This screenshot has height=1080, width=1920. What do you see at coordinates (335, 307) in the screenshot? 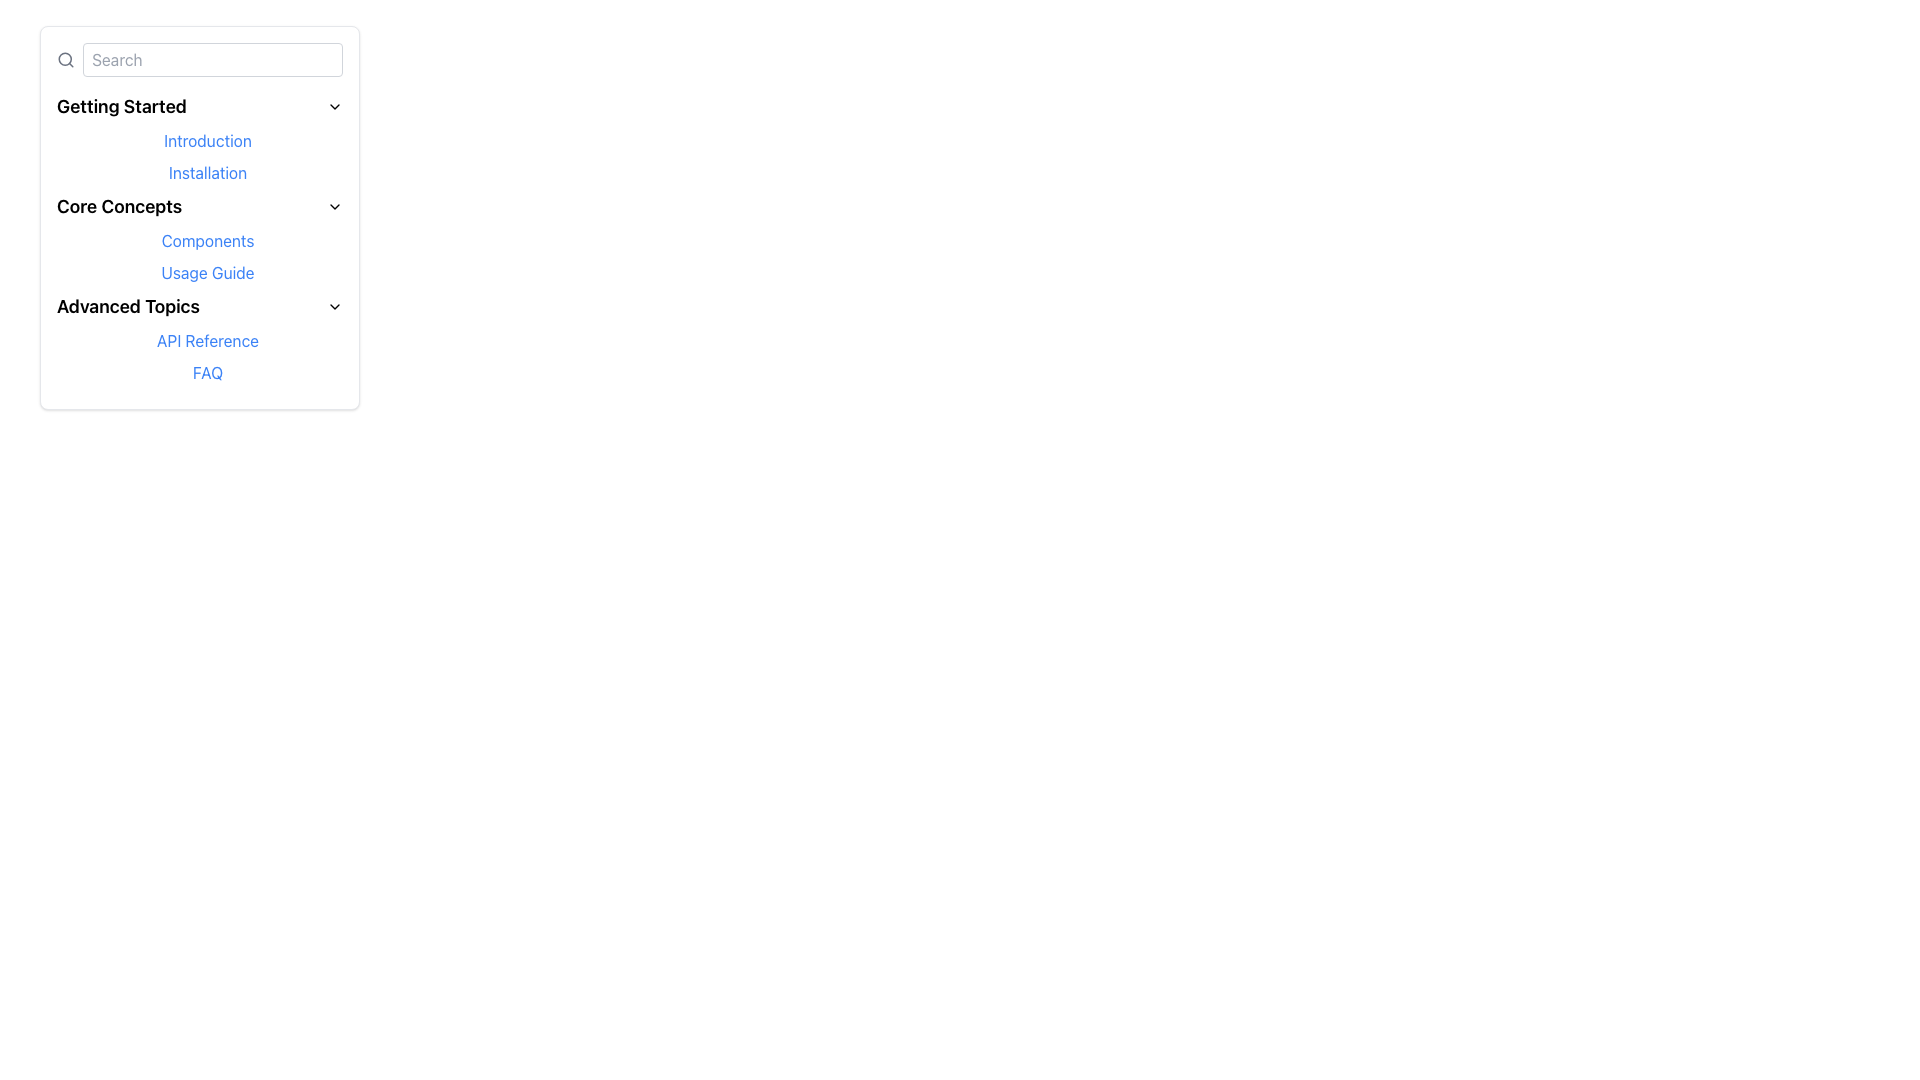
I see `the downward-pointing chevron icon located to the right of the 'Advanced Topics' text in the collapsible navigation menu` at bounding box center [335, 307].